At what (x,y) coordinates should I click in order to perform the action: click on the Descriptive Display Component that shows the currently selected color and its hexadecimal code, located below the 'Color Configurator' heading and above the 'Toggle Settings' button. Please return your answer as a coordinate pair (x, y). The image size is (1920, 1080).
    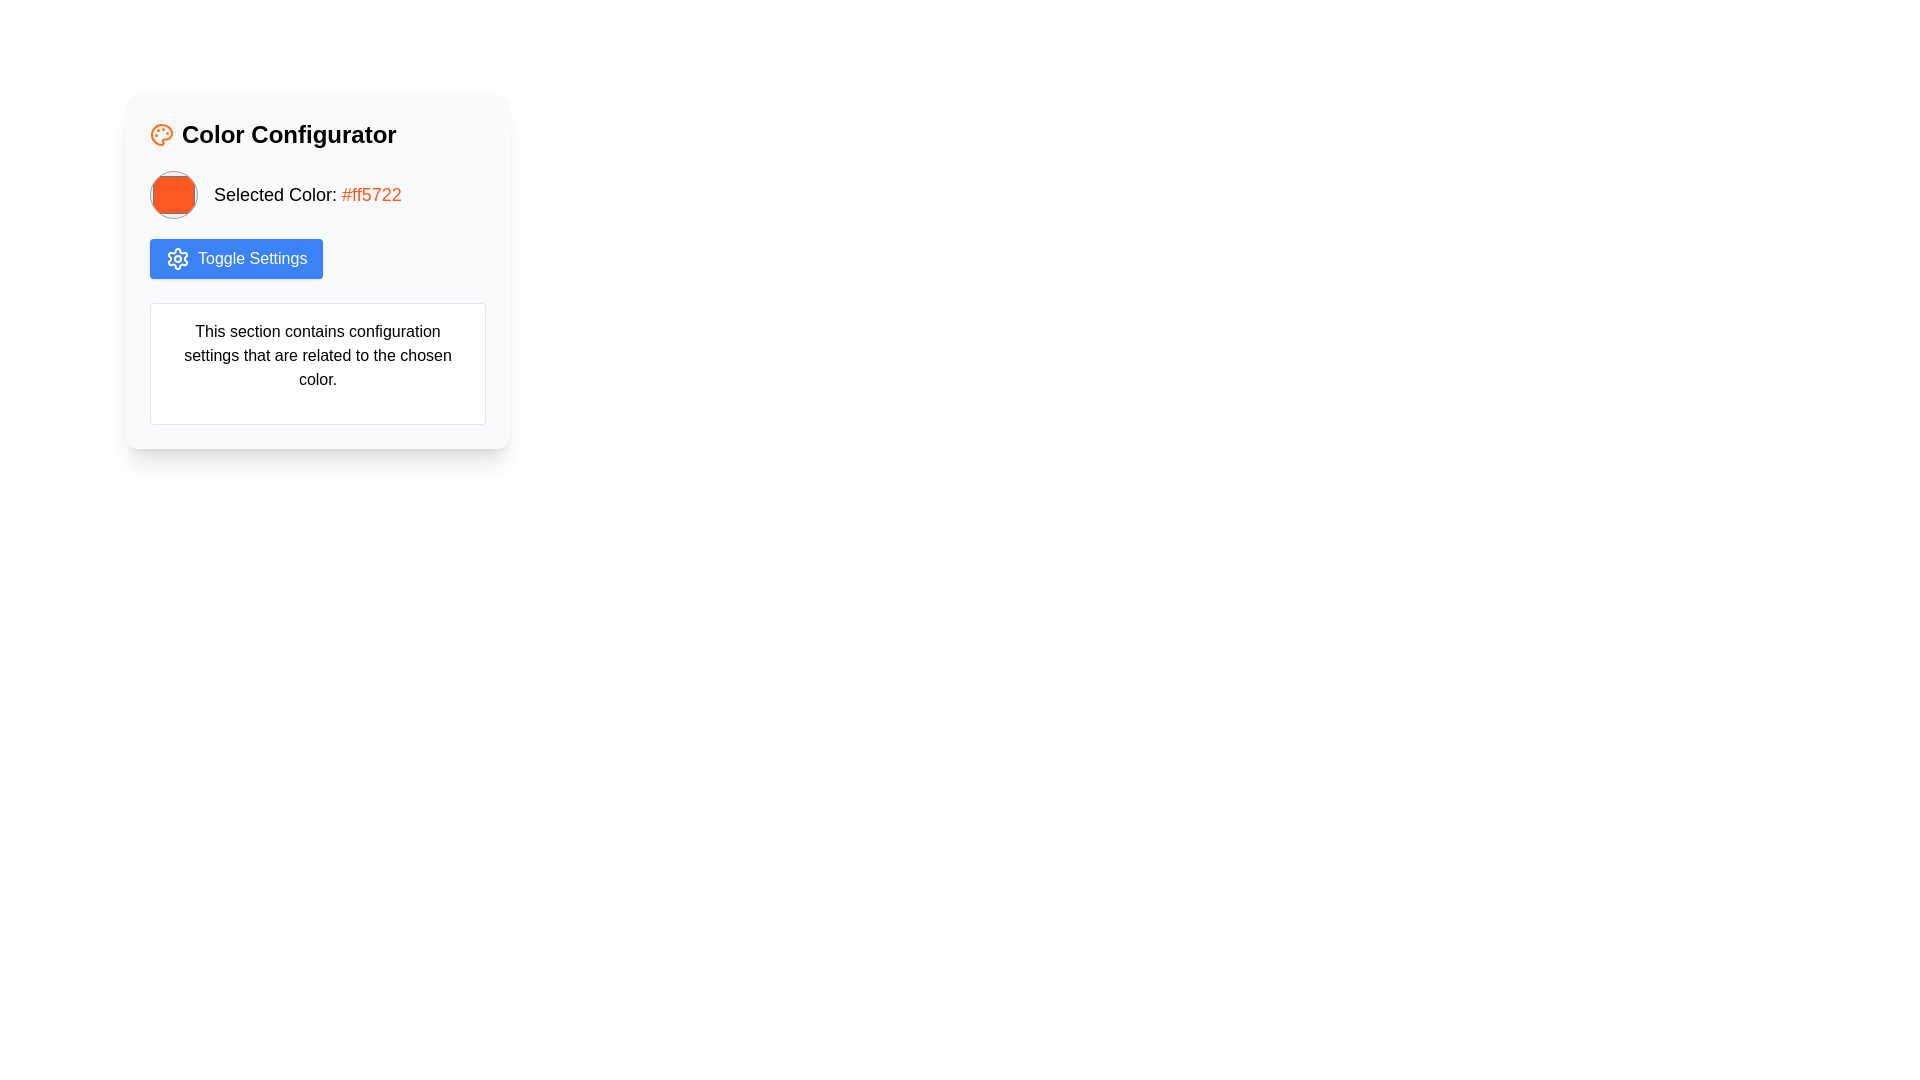
    Looking at the image, I should click on (316, 195).